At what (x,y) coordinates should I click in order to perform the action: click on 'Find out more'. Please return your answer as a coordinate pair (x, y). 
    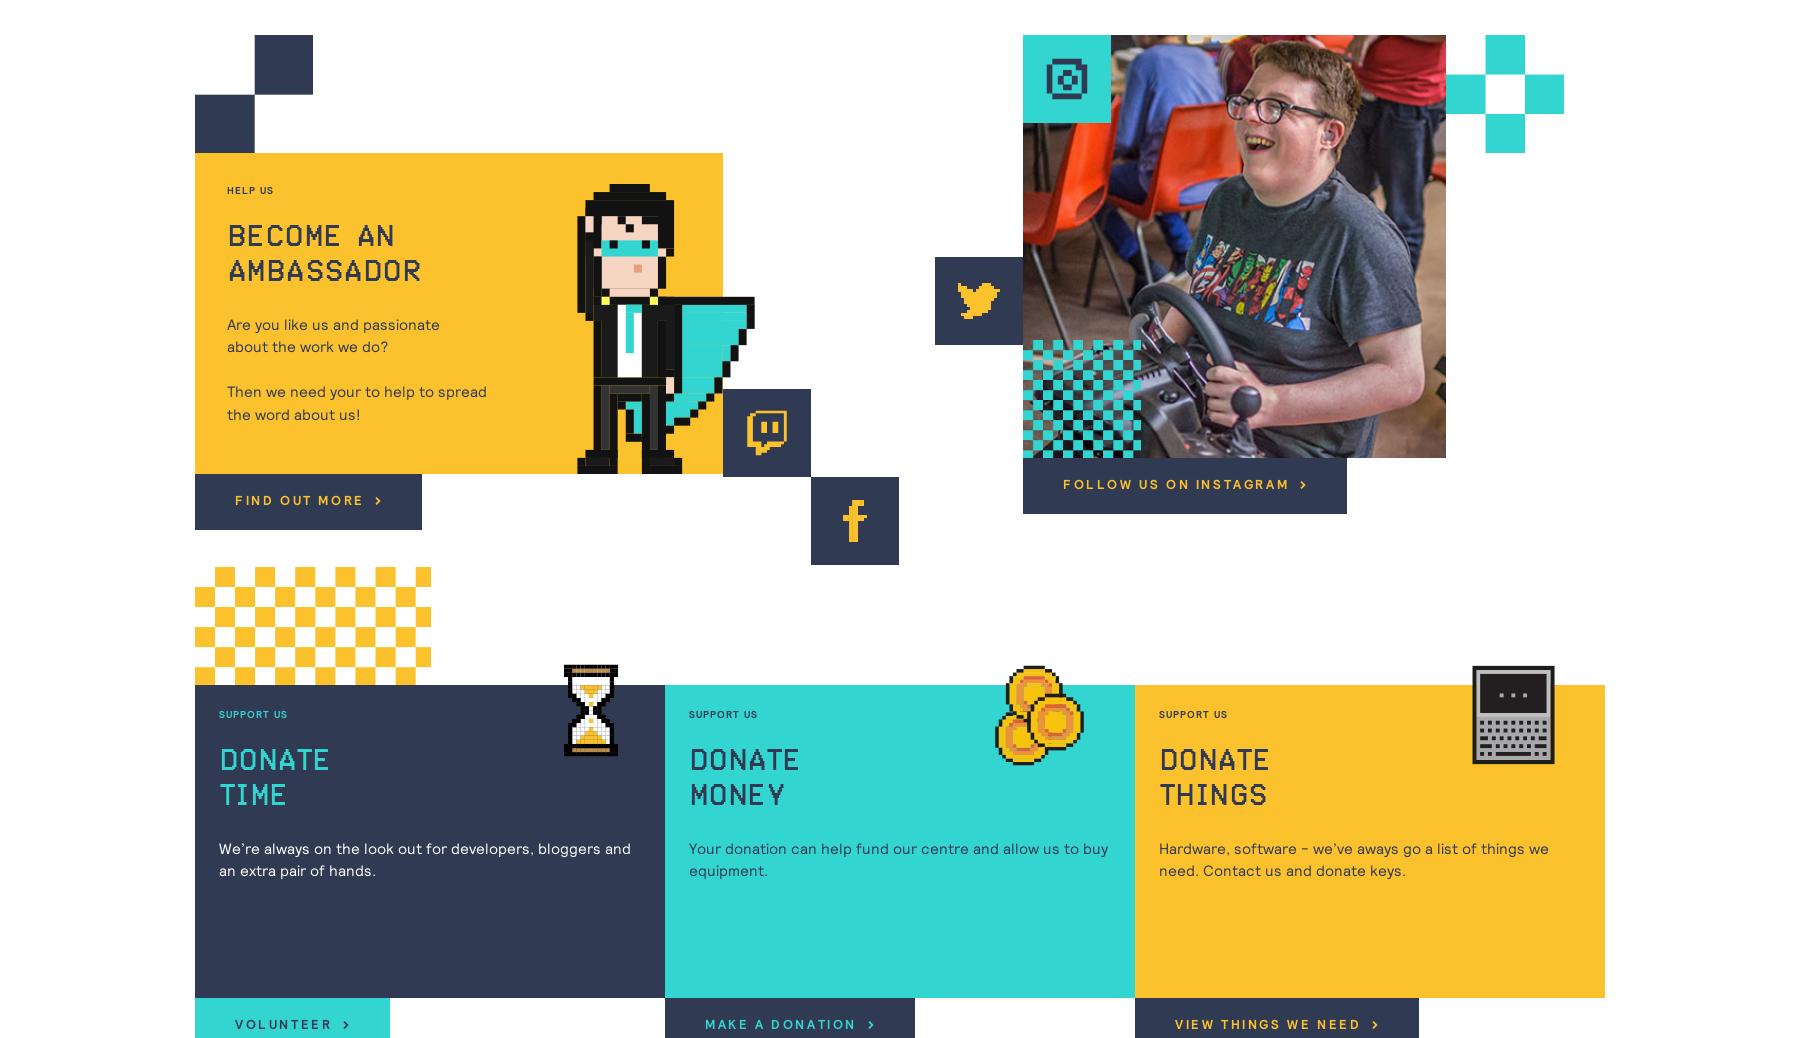
    Looking at the image, I should click on (301, 501).